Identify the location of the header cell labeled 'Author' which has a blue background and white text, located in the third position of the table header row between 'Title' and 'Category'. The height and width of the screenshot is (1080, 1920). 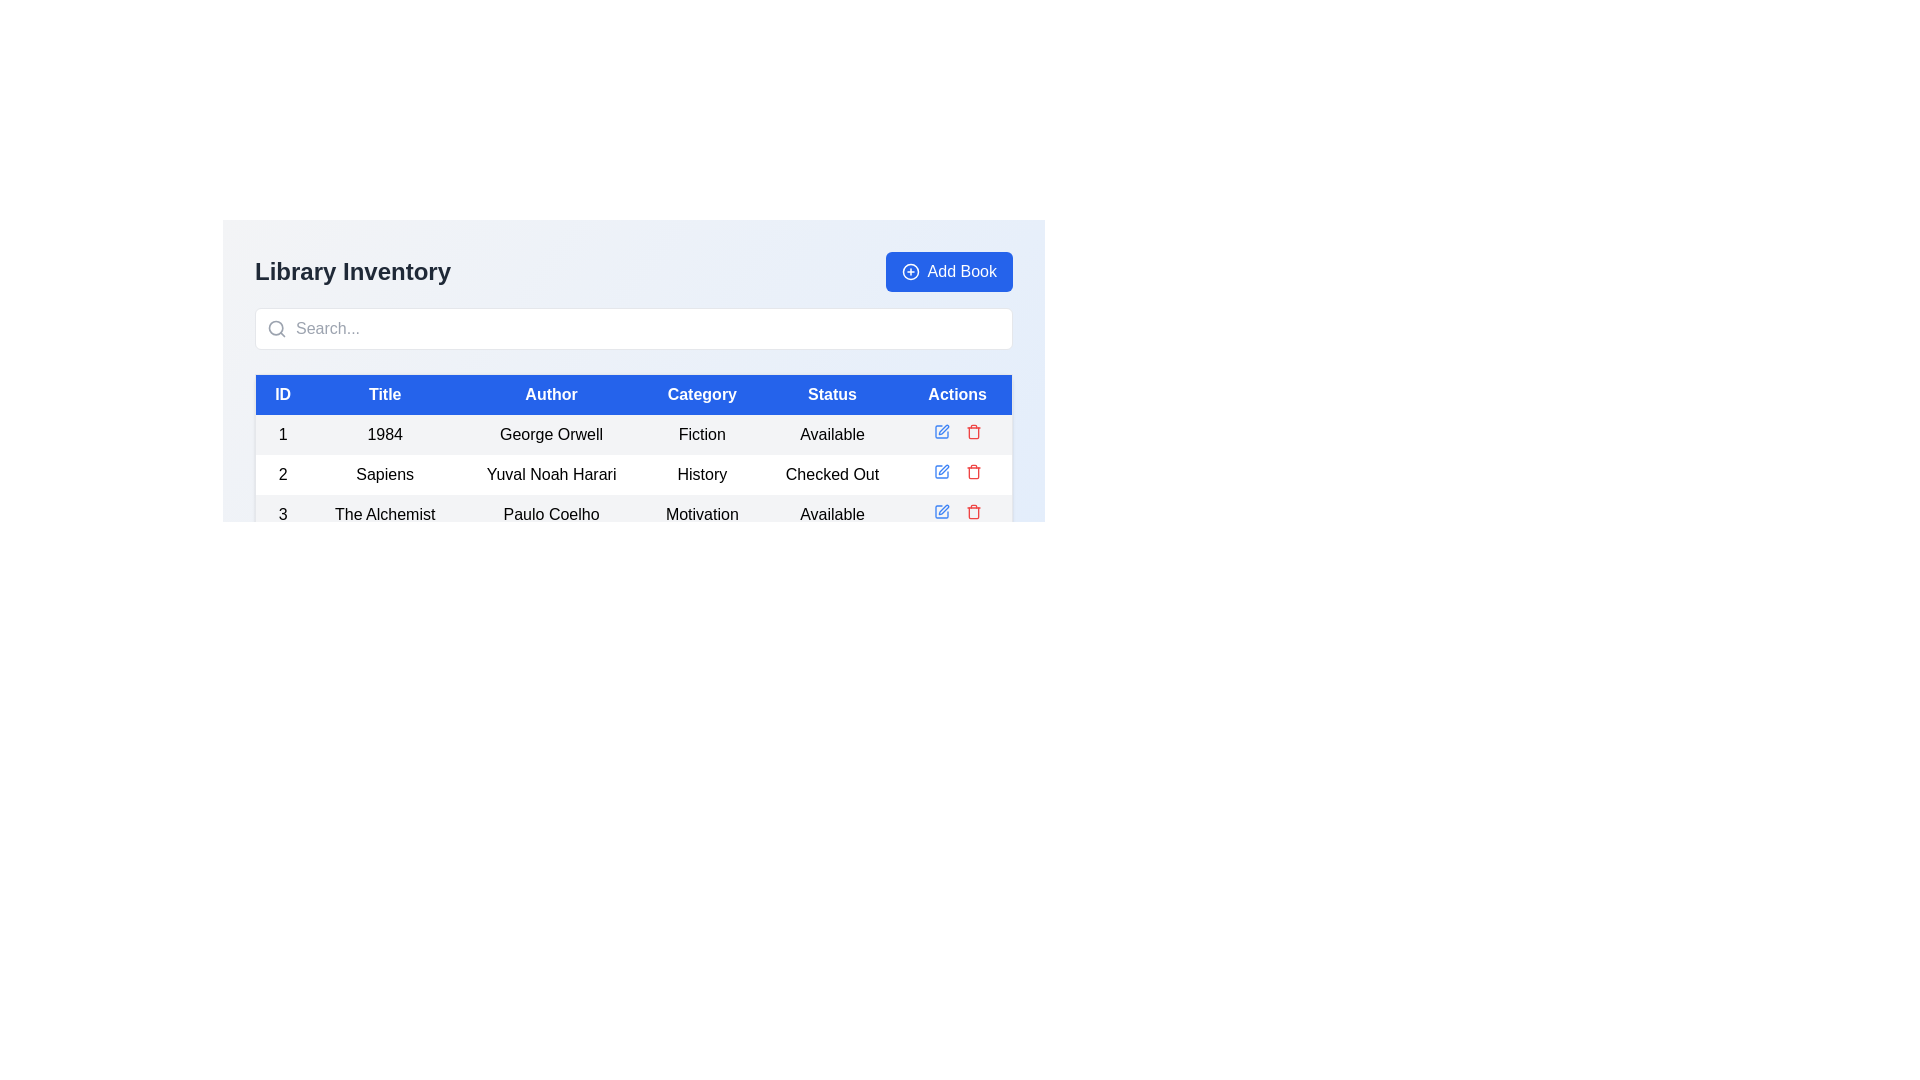
(551, 394).